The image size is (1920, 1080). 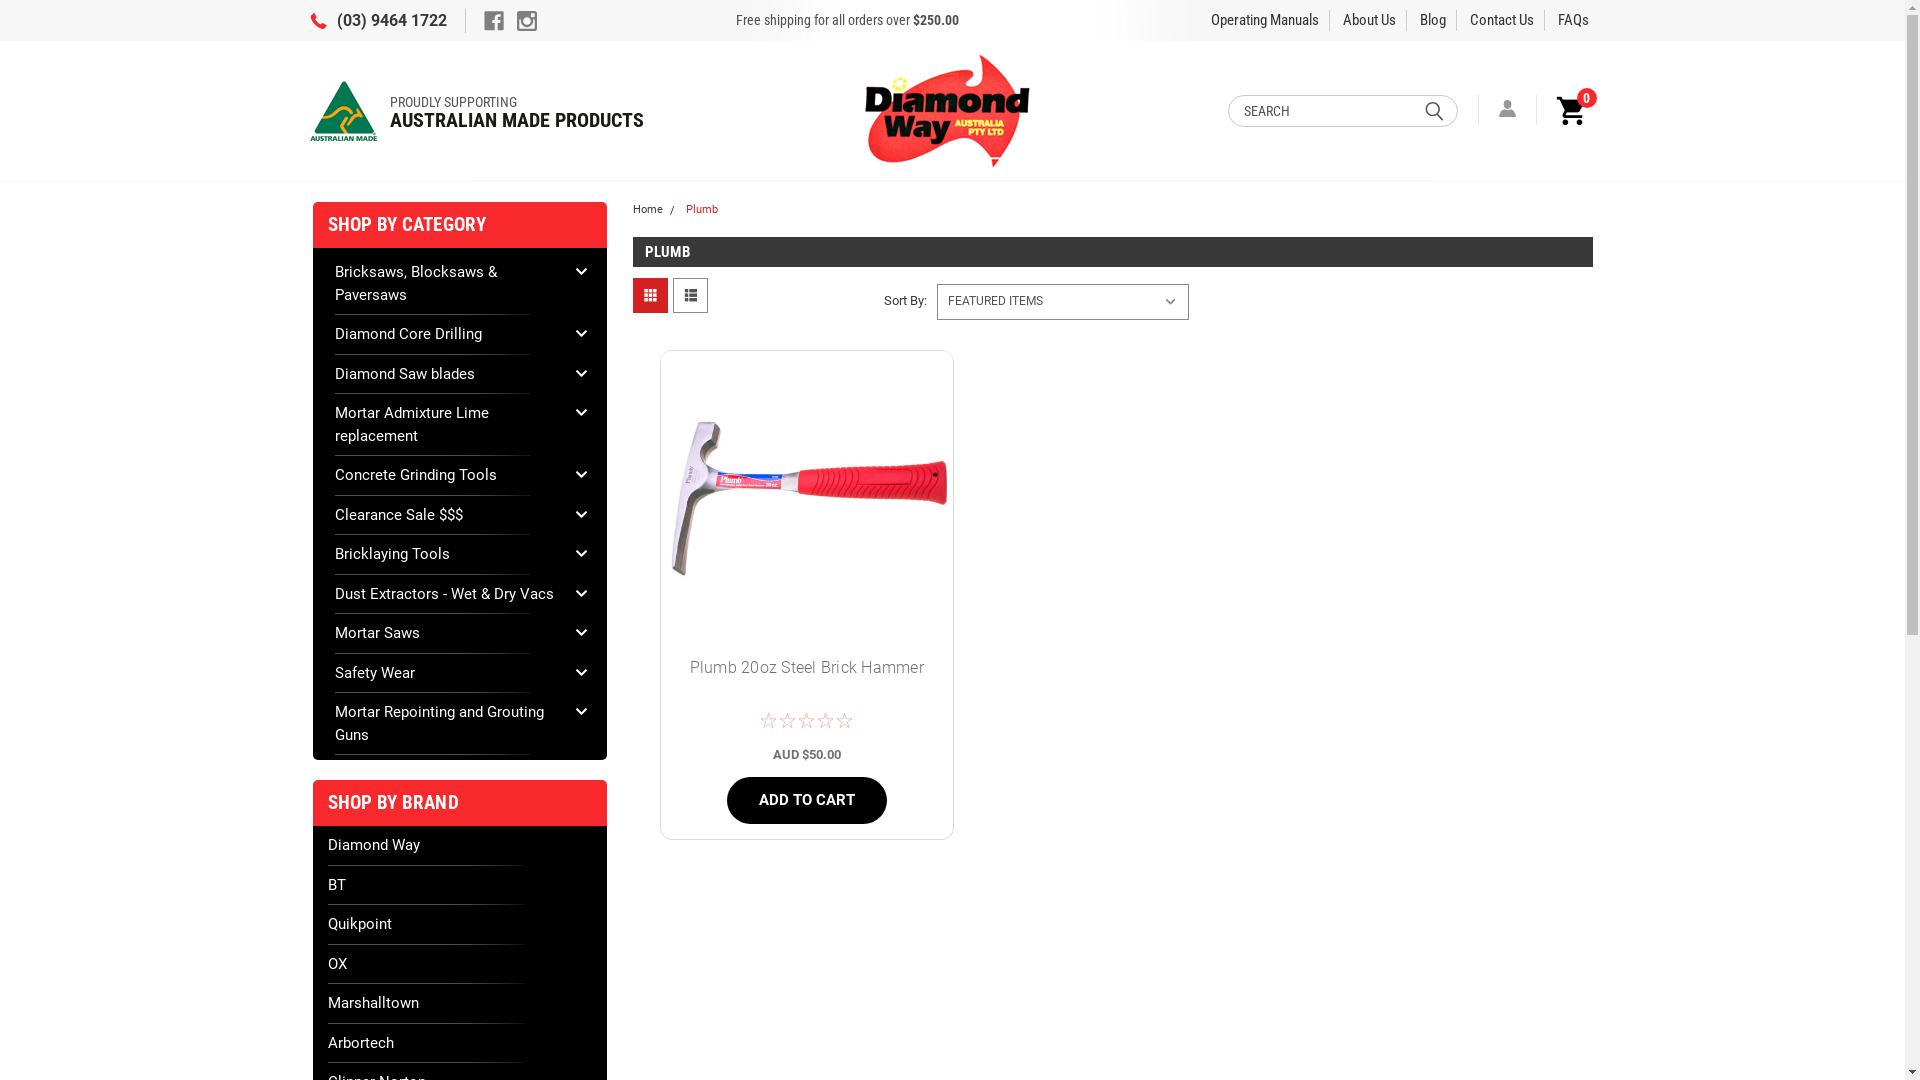 What do you see at coordinates (1572, 19) in the screenshot?
I see `'FAQs'` at bounding box center [1572, 19].